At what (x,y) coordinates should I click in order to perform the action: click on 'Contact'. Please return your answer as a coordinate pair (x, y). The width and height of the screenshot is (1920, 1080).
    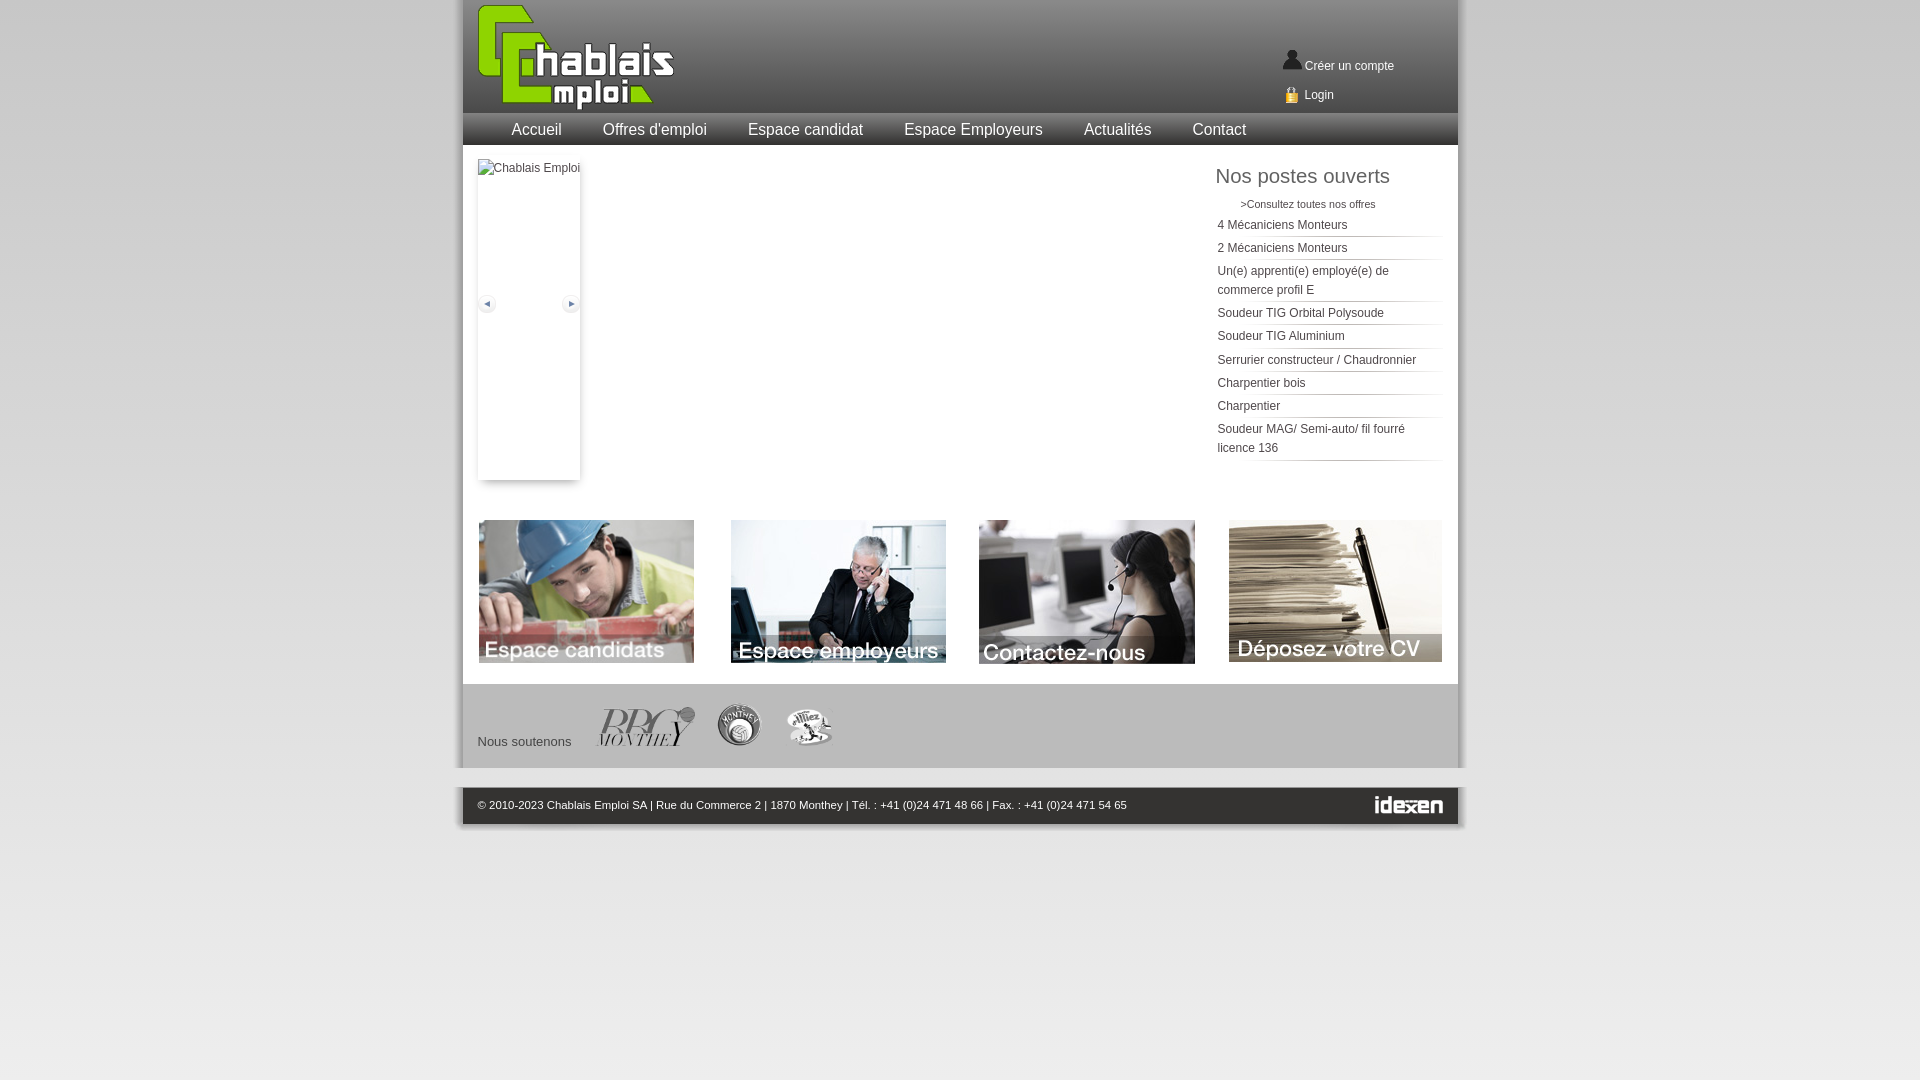
    Looking at the image, I should click on (1218, 130).